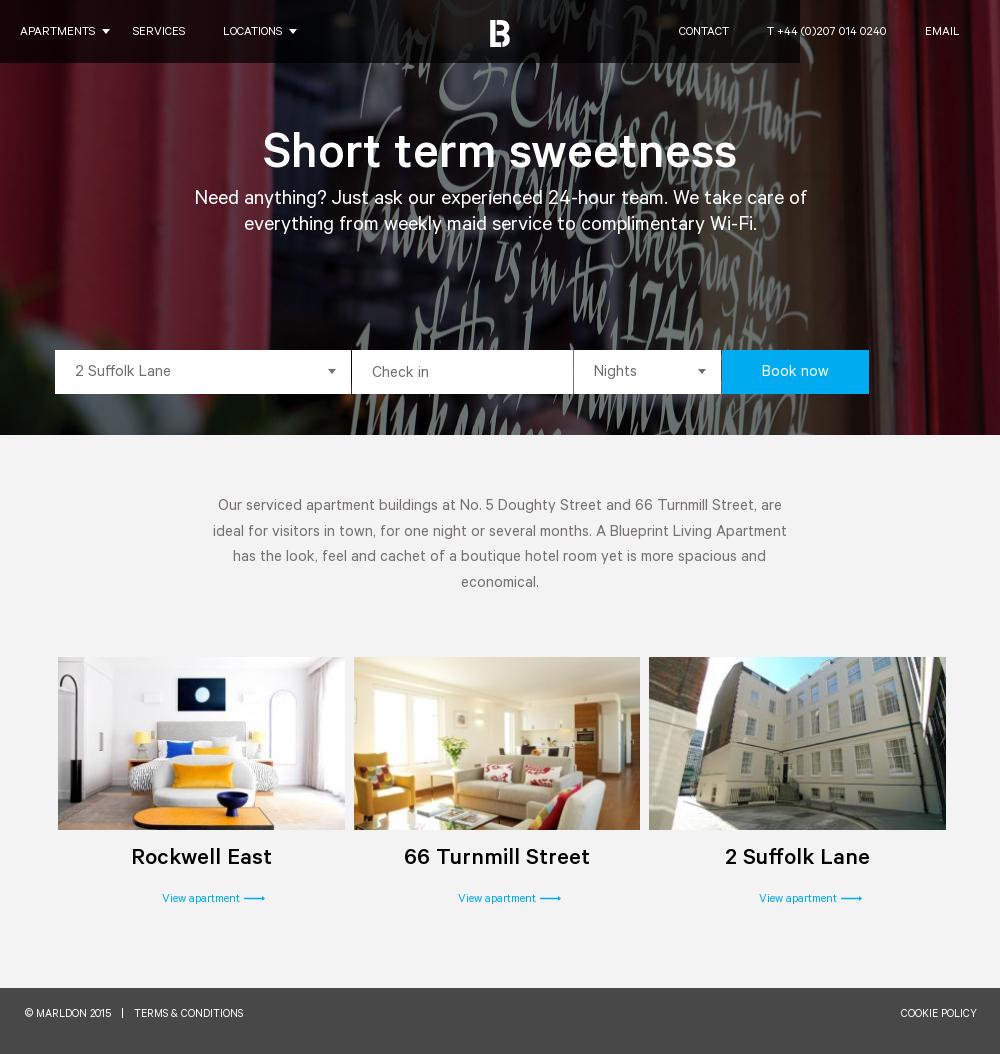 This screenshot has height=1054, width=1000. I want to click on '66 Turnmill Street', so click(495, 860).